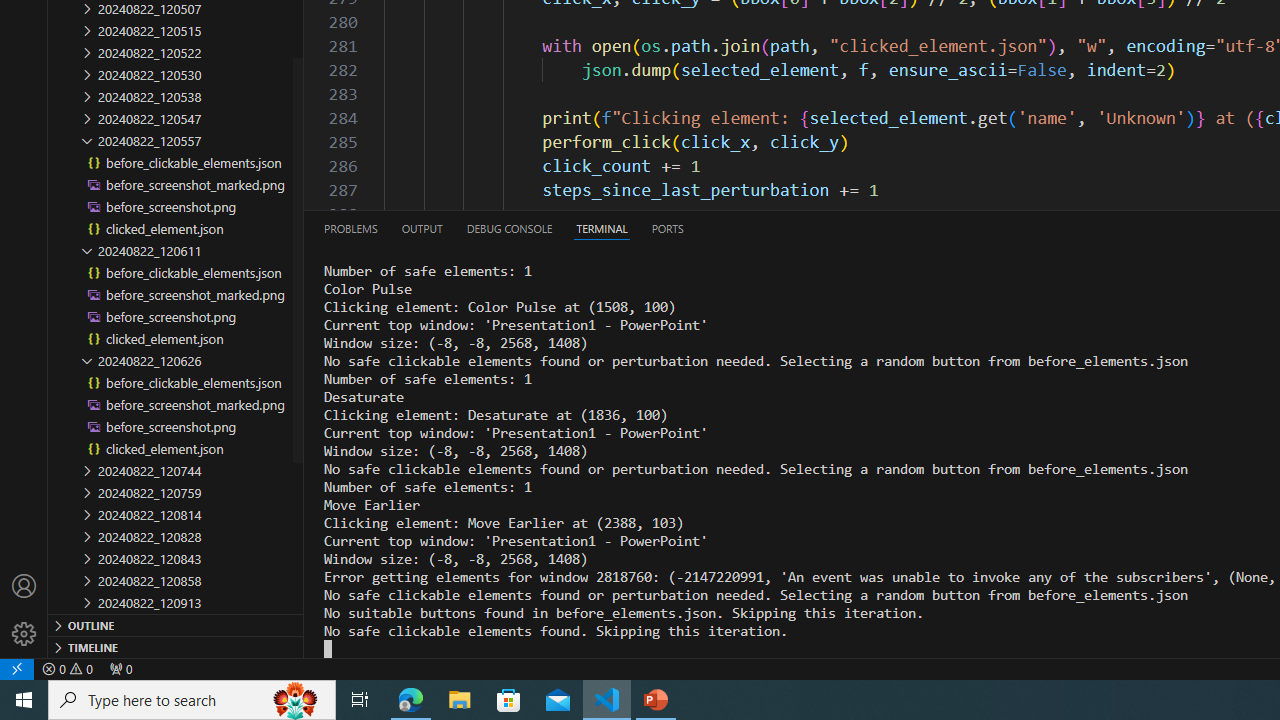 This screenshot has width=1280, height=720. What do you see at coordinates (24, 609) in the screenshot?
I see `'Manage'` at bounding box center [24, 609].